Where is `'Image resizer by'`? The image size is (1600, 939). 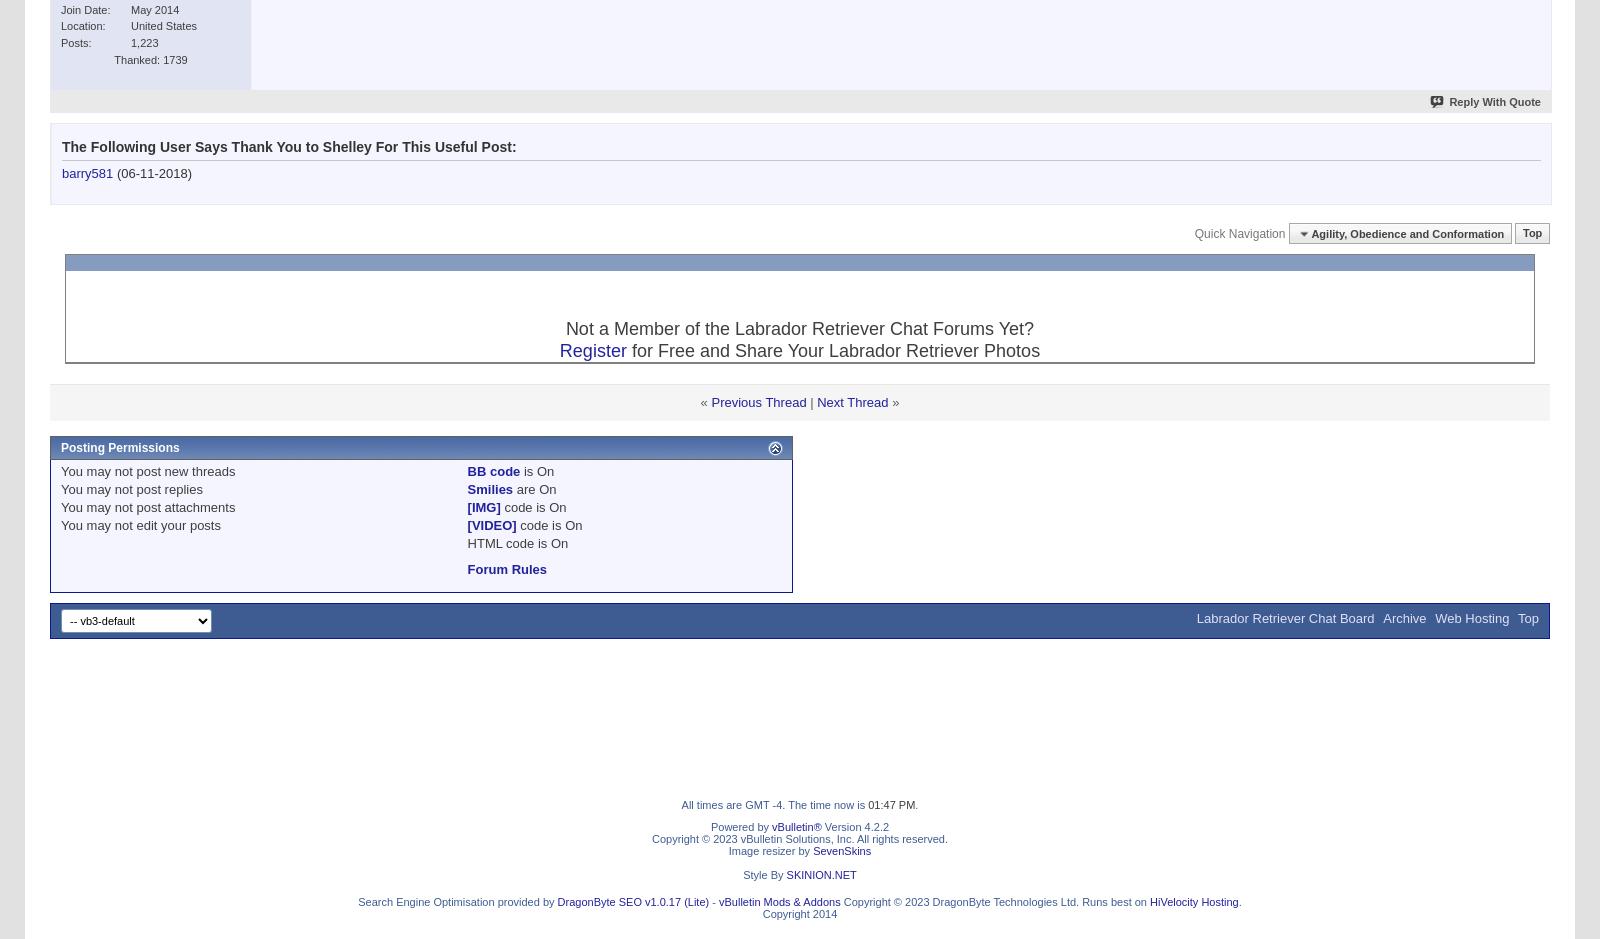 'Image resizer by' is located at coordinates (728, 850).